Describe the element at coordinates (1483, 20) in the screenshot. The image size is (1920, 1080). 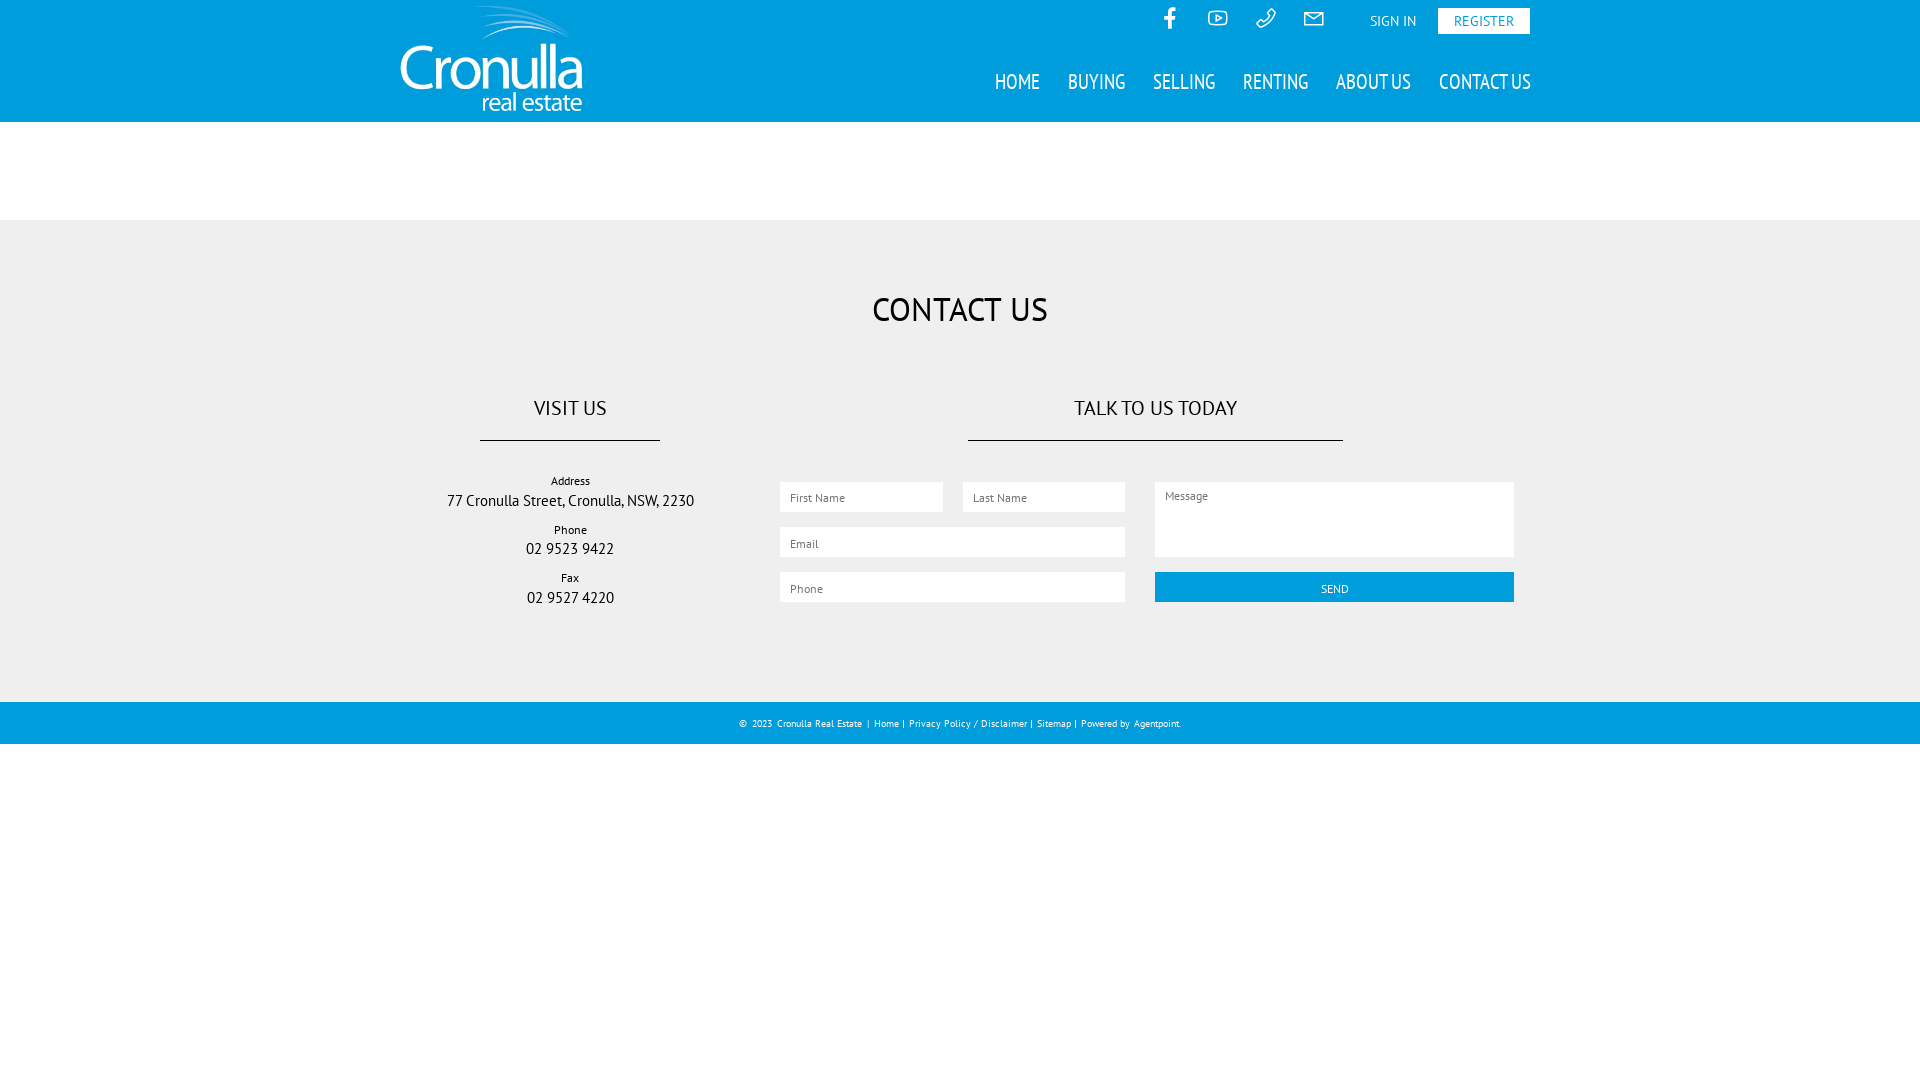
I see `'REGISTER'` at that location.